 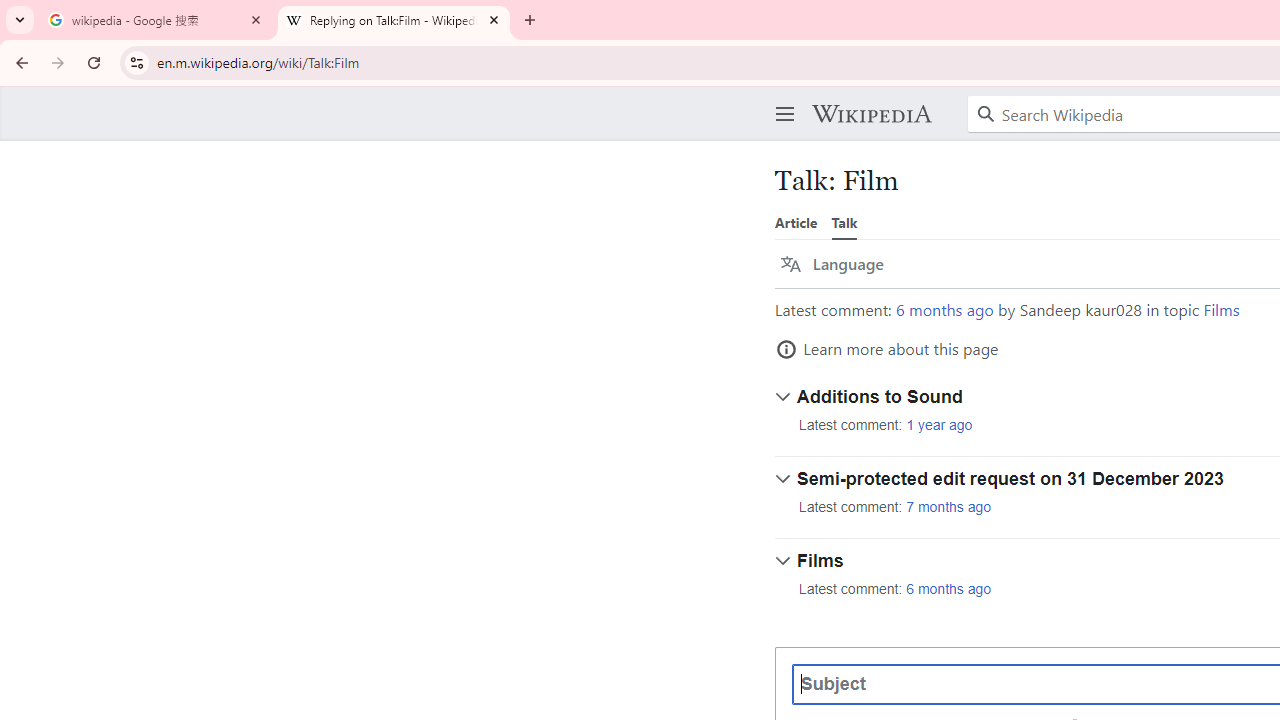 I want to click on 'Article', so click(x=795, y=222).